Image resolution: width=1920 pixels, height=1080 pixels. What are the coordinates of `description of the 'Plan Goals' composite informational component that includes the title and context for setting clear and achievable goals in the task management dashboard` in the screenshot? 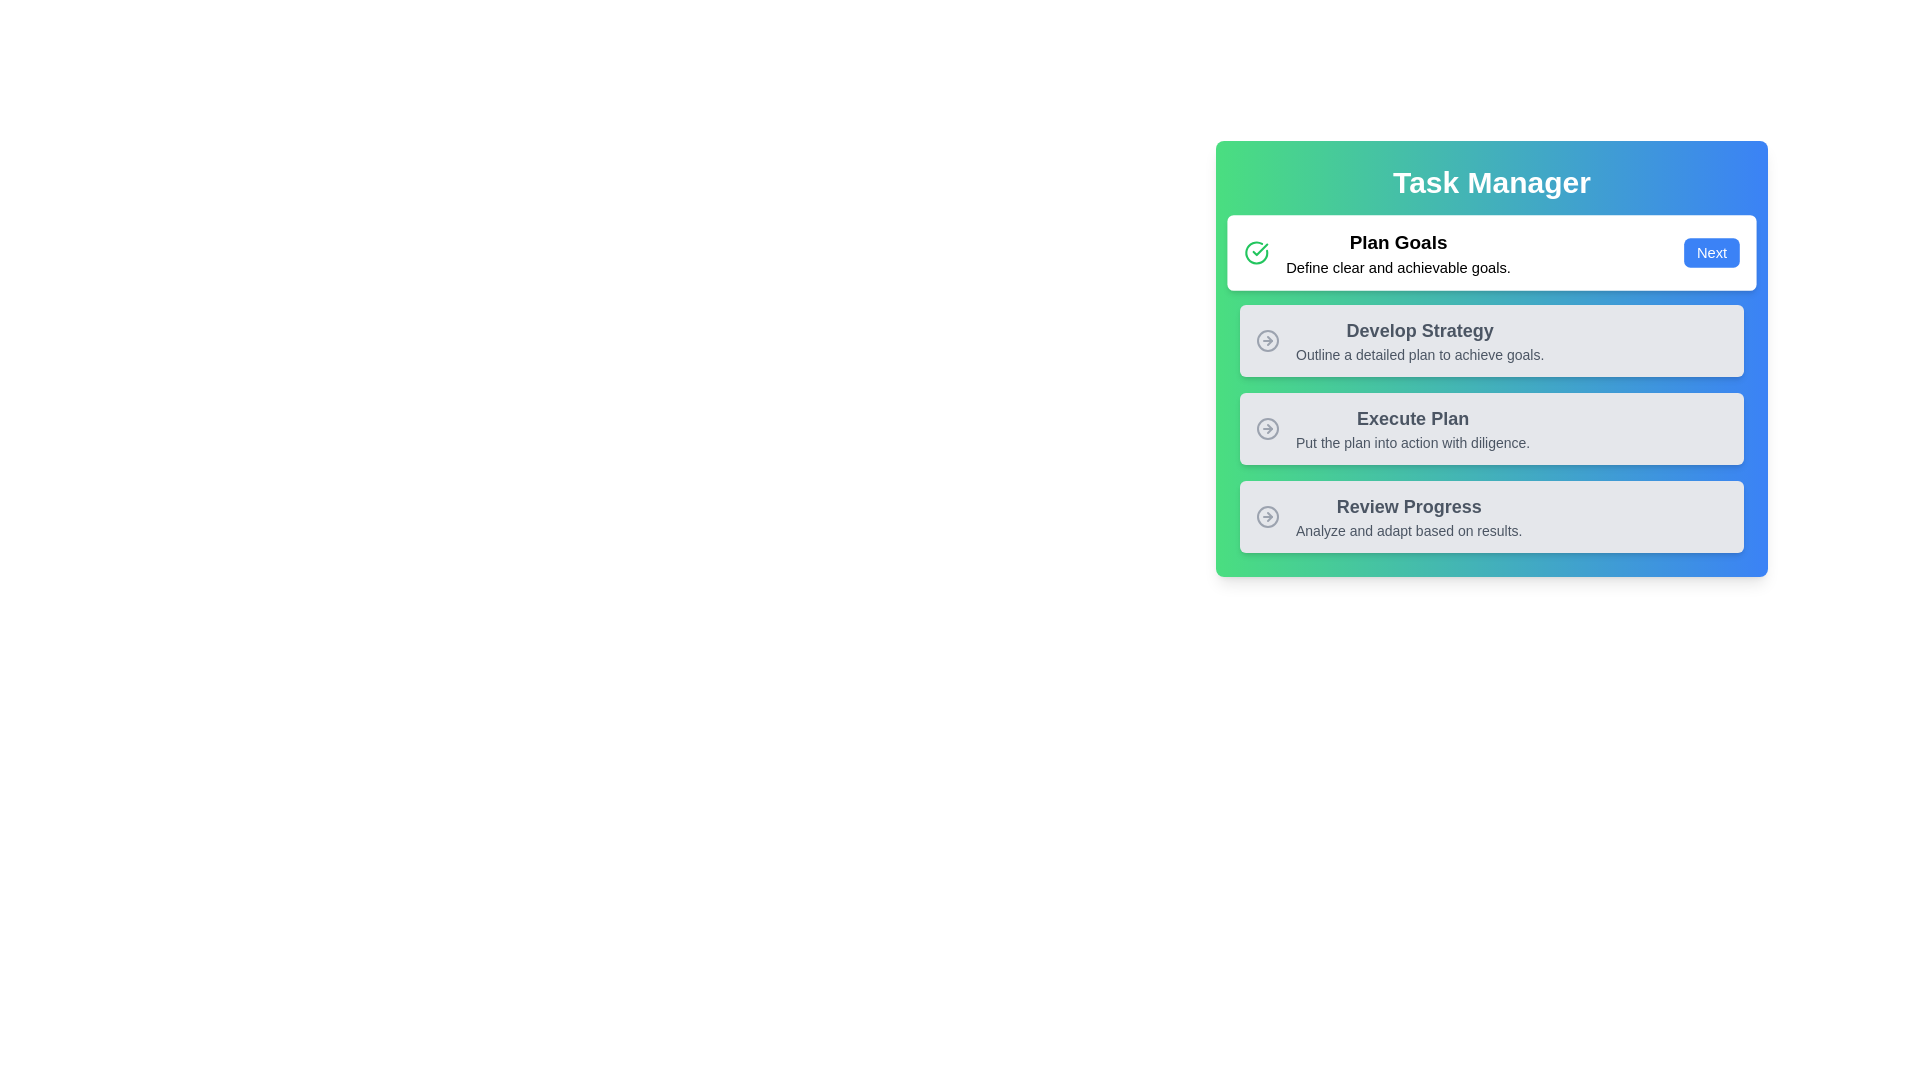 It's located at (1376, 252).